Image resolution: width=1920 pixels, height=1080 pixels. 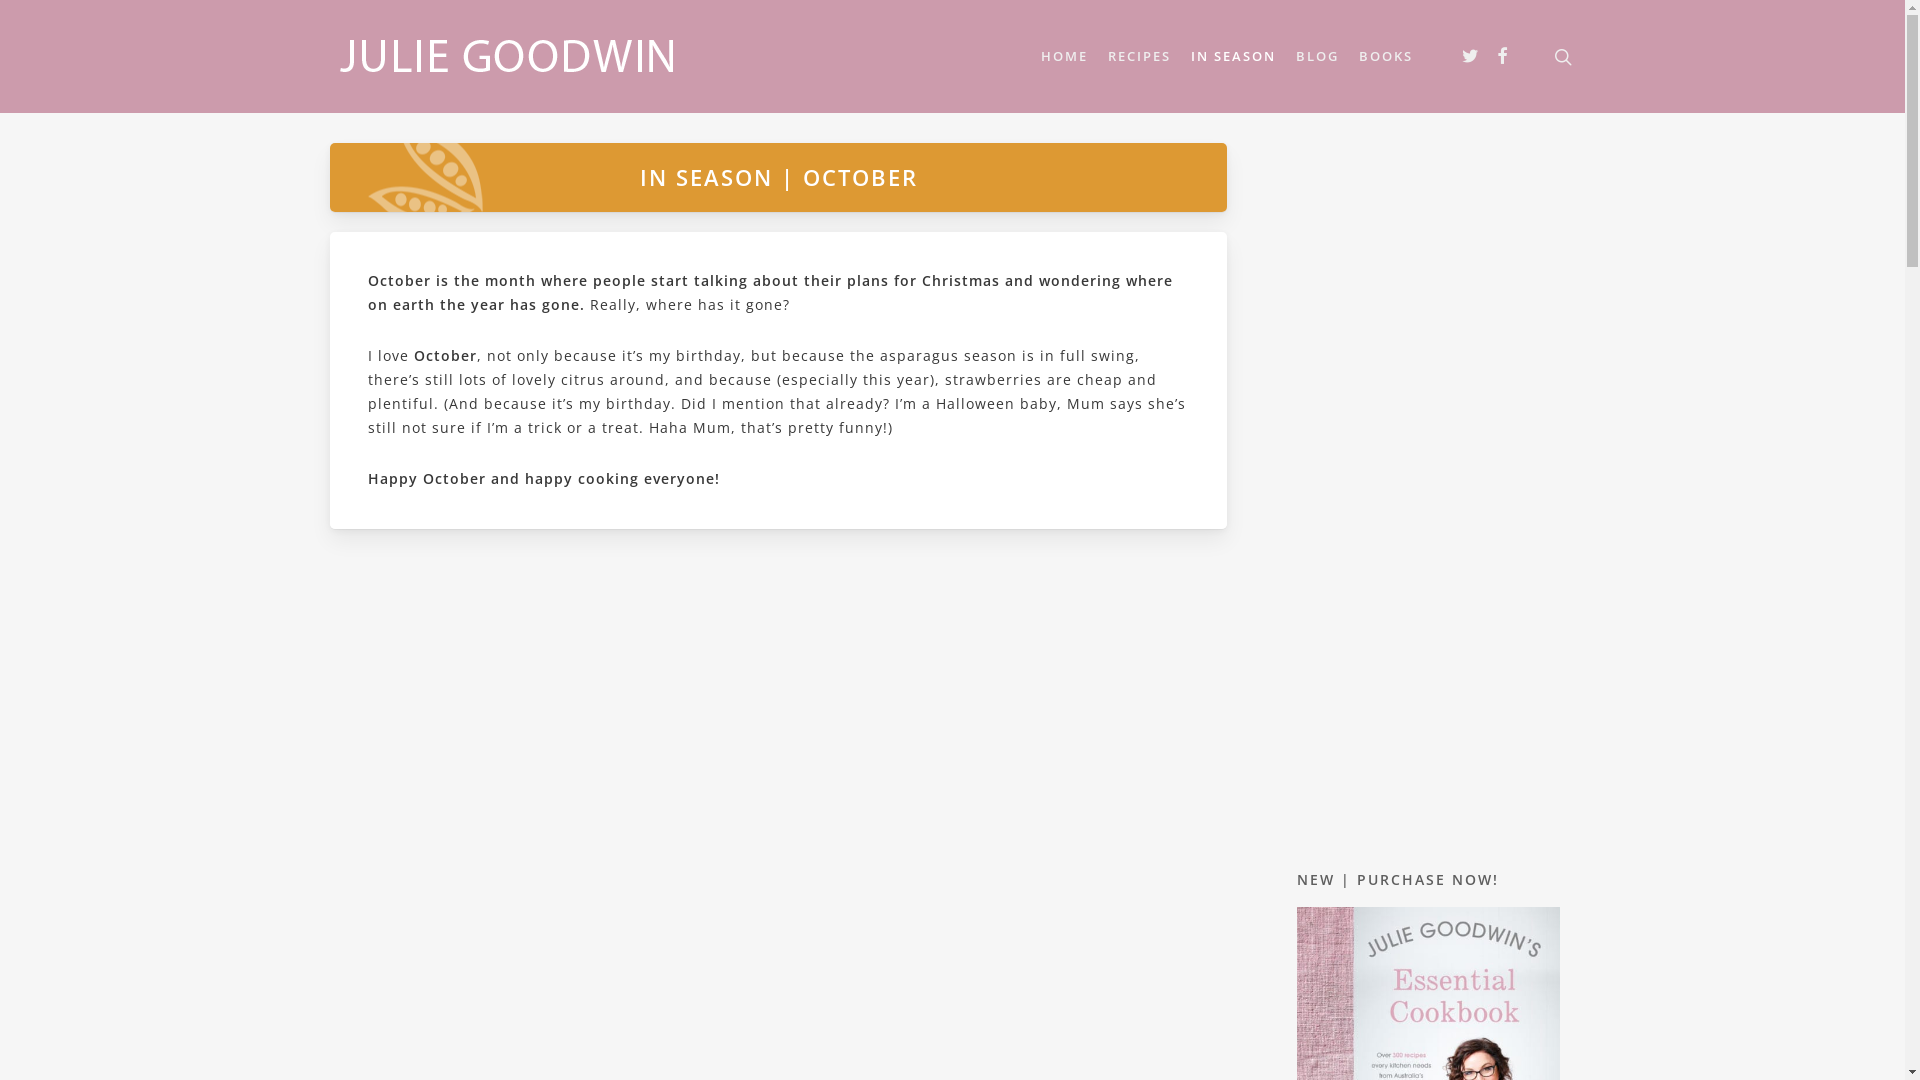 What do you see at coordinates (1063, 55) in the screenshot?
I see `'HOME'` at bounding box center [1063, 55].